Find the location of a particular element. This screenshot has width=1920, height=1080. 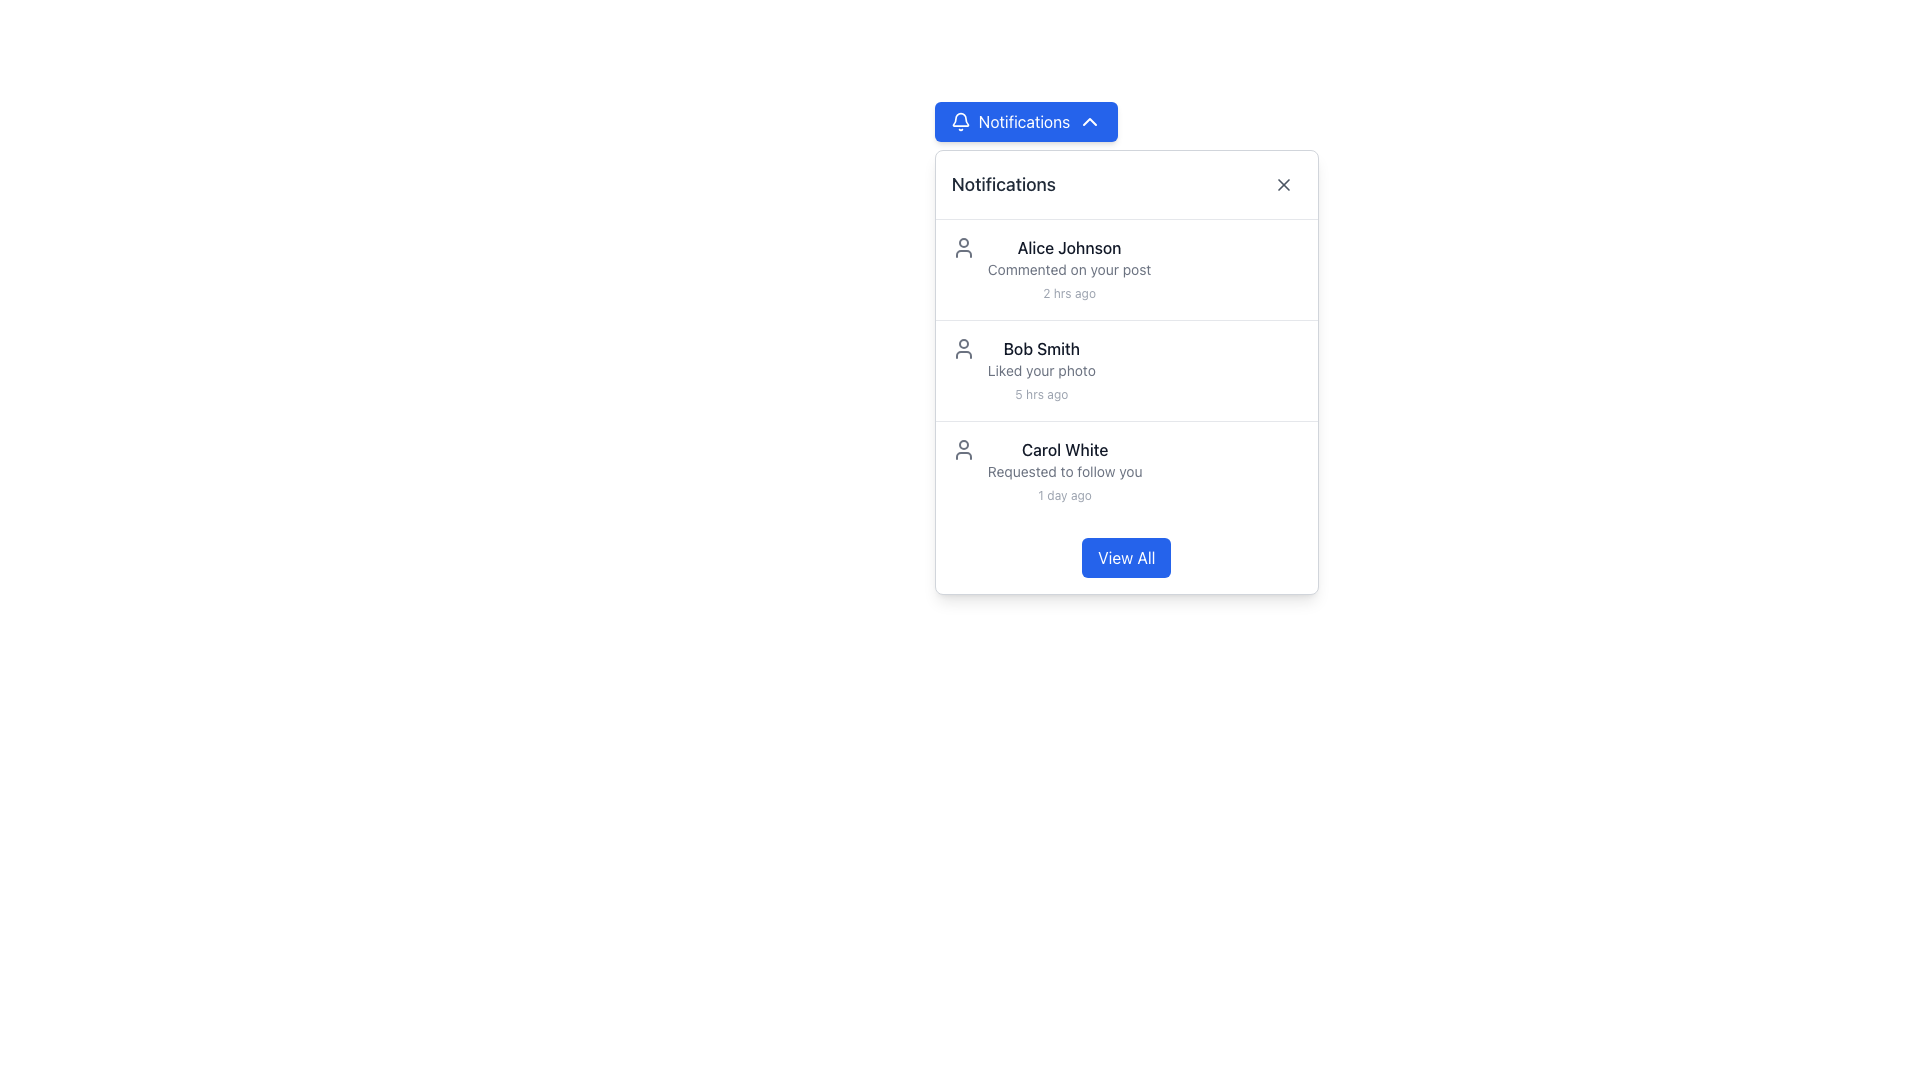

the close icon represented by an 'X' in the top-right corner of the notifications dropdown panel is located at coordinates (1283, 185).